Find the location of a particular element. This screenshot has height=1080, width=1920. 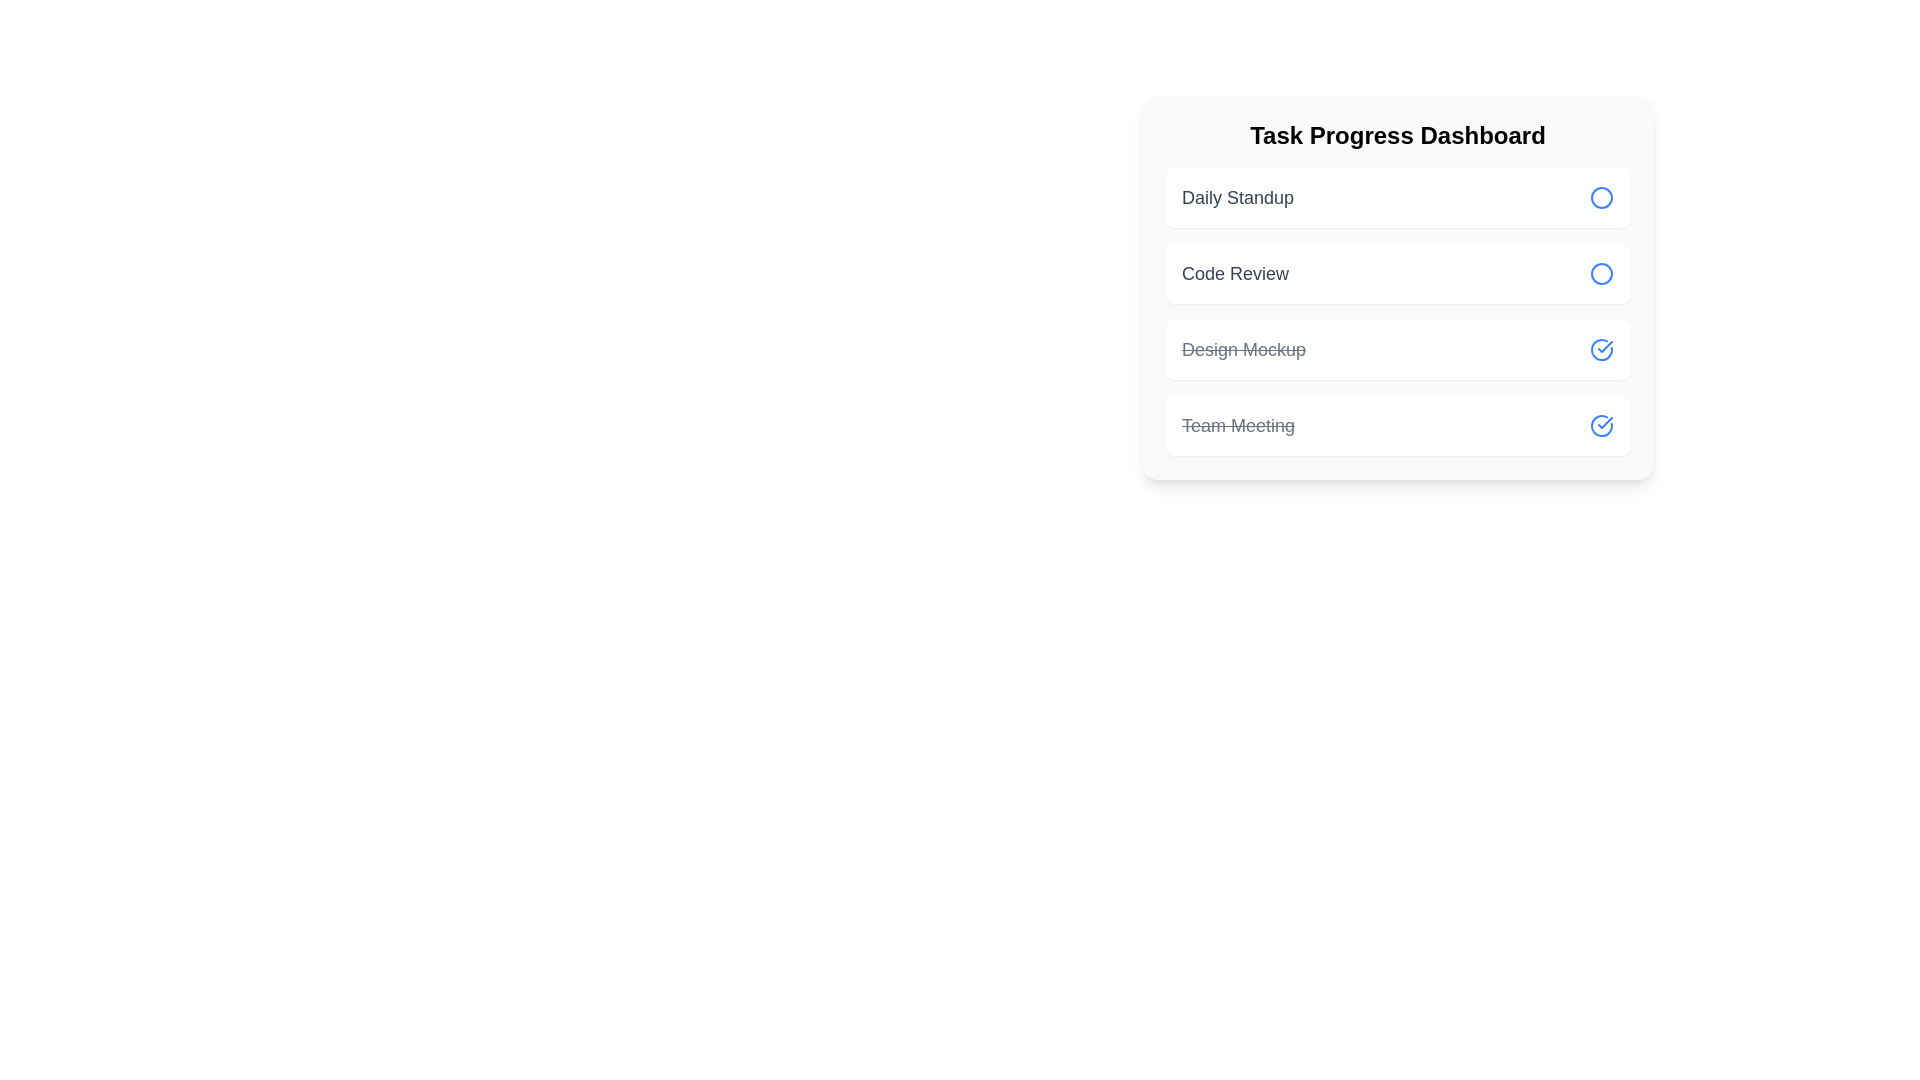

the text label 'Design Mockup' which is styled with a strikethrough, indicating a completed task, located in the 'Task Progress Dashboard' as the third task in the list is located at coordinates (1242, 349).